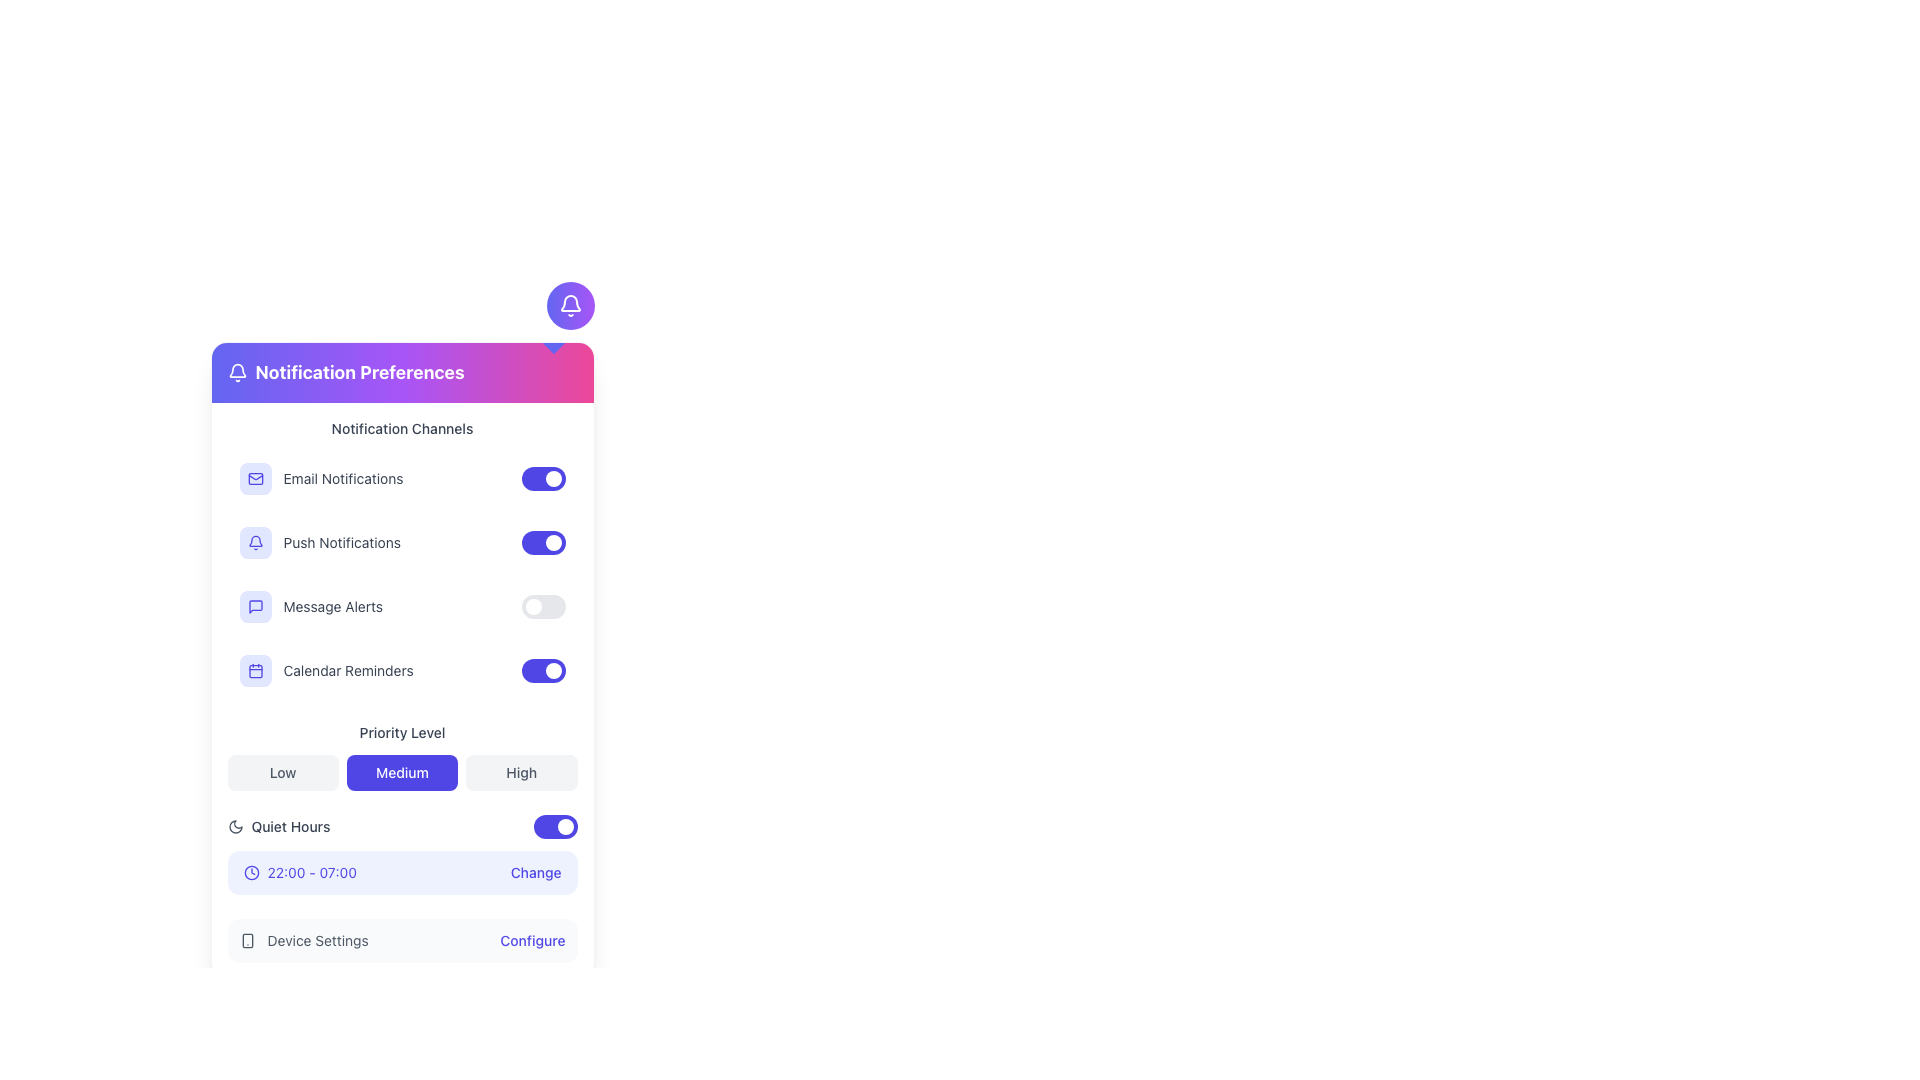 This screenshot has width=1920, height=1080. What do you see at coordinates (401, 771) in the screenshot?
I see `the 'Medium' priority level button located in the group of three buttons labeled 'Low', 'Medium', and 'High' below the 'Priority Level' section` at bounding box center [401, 771].